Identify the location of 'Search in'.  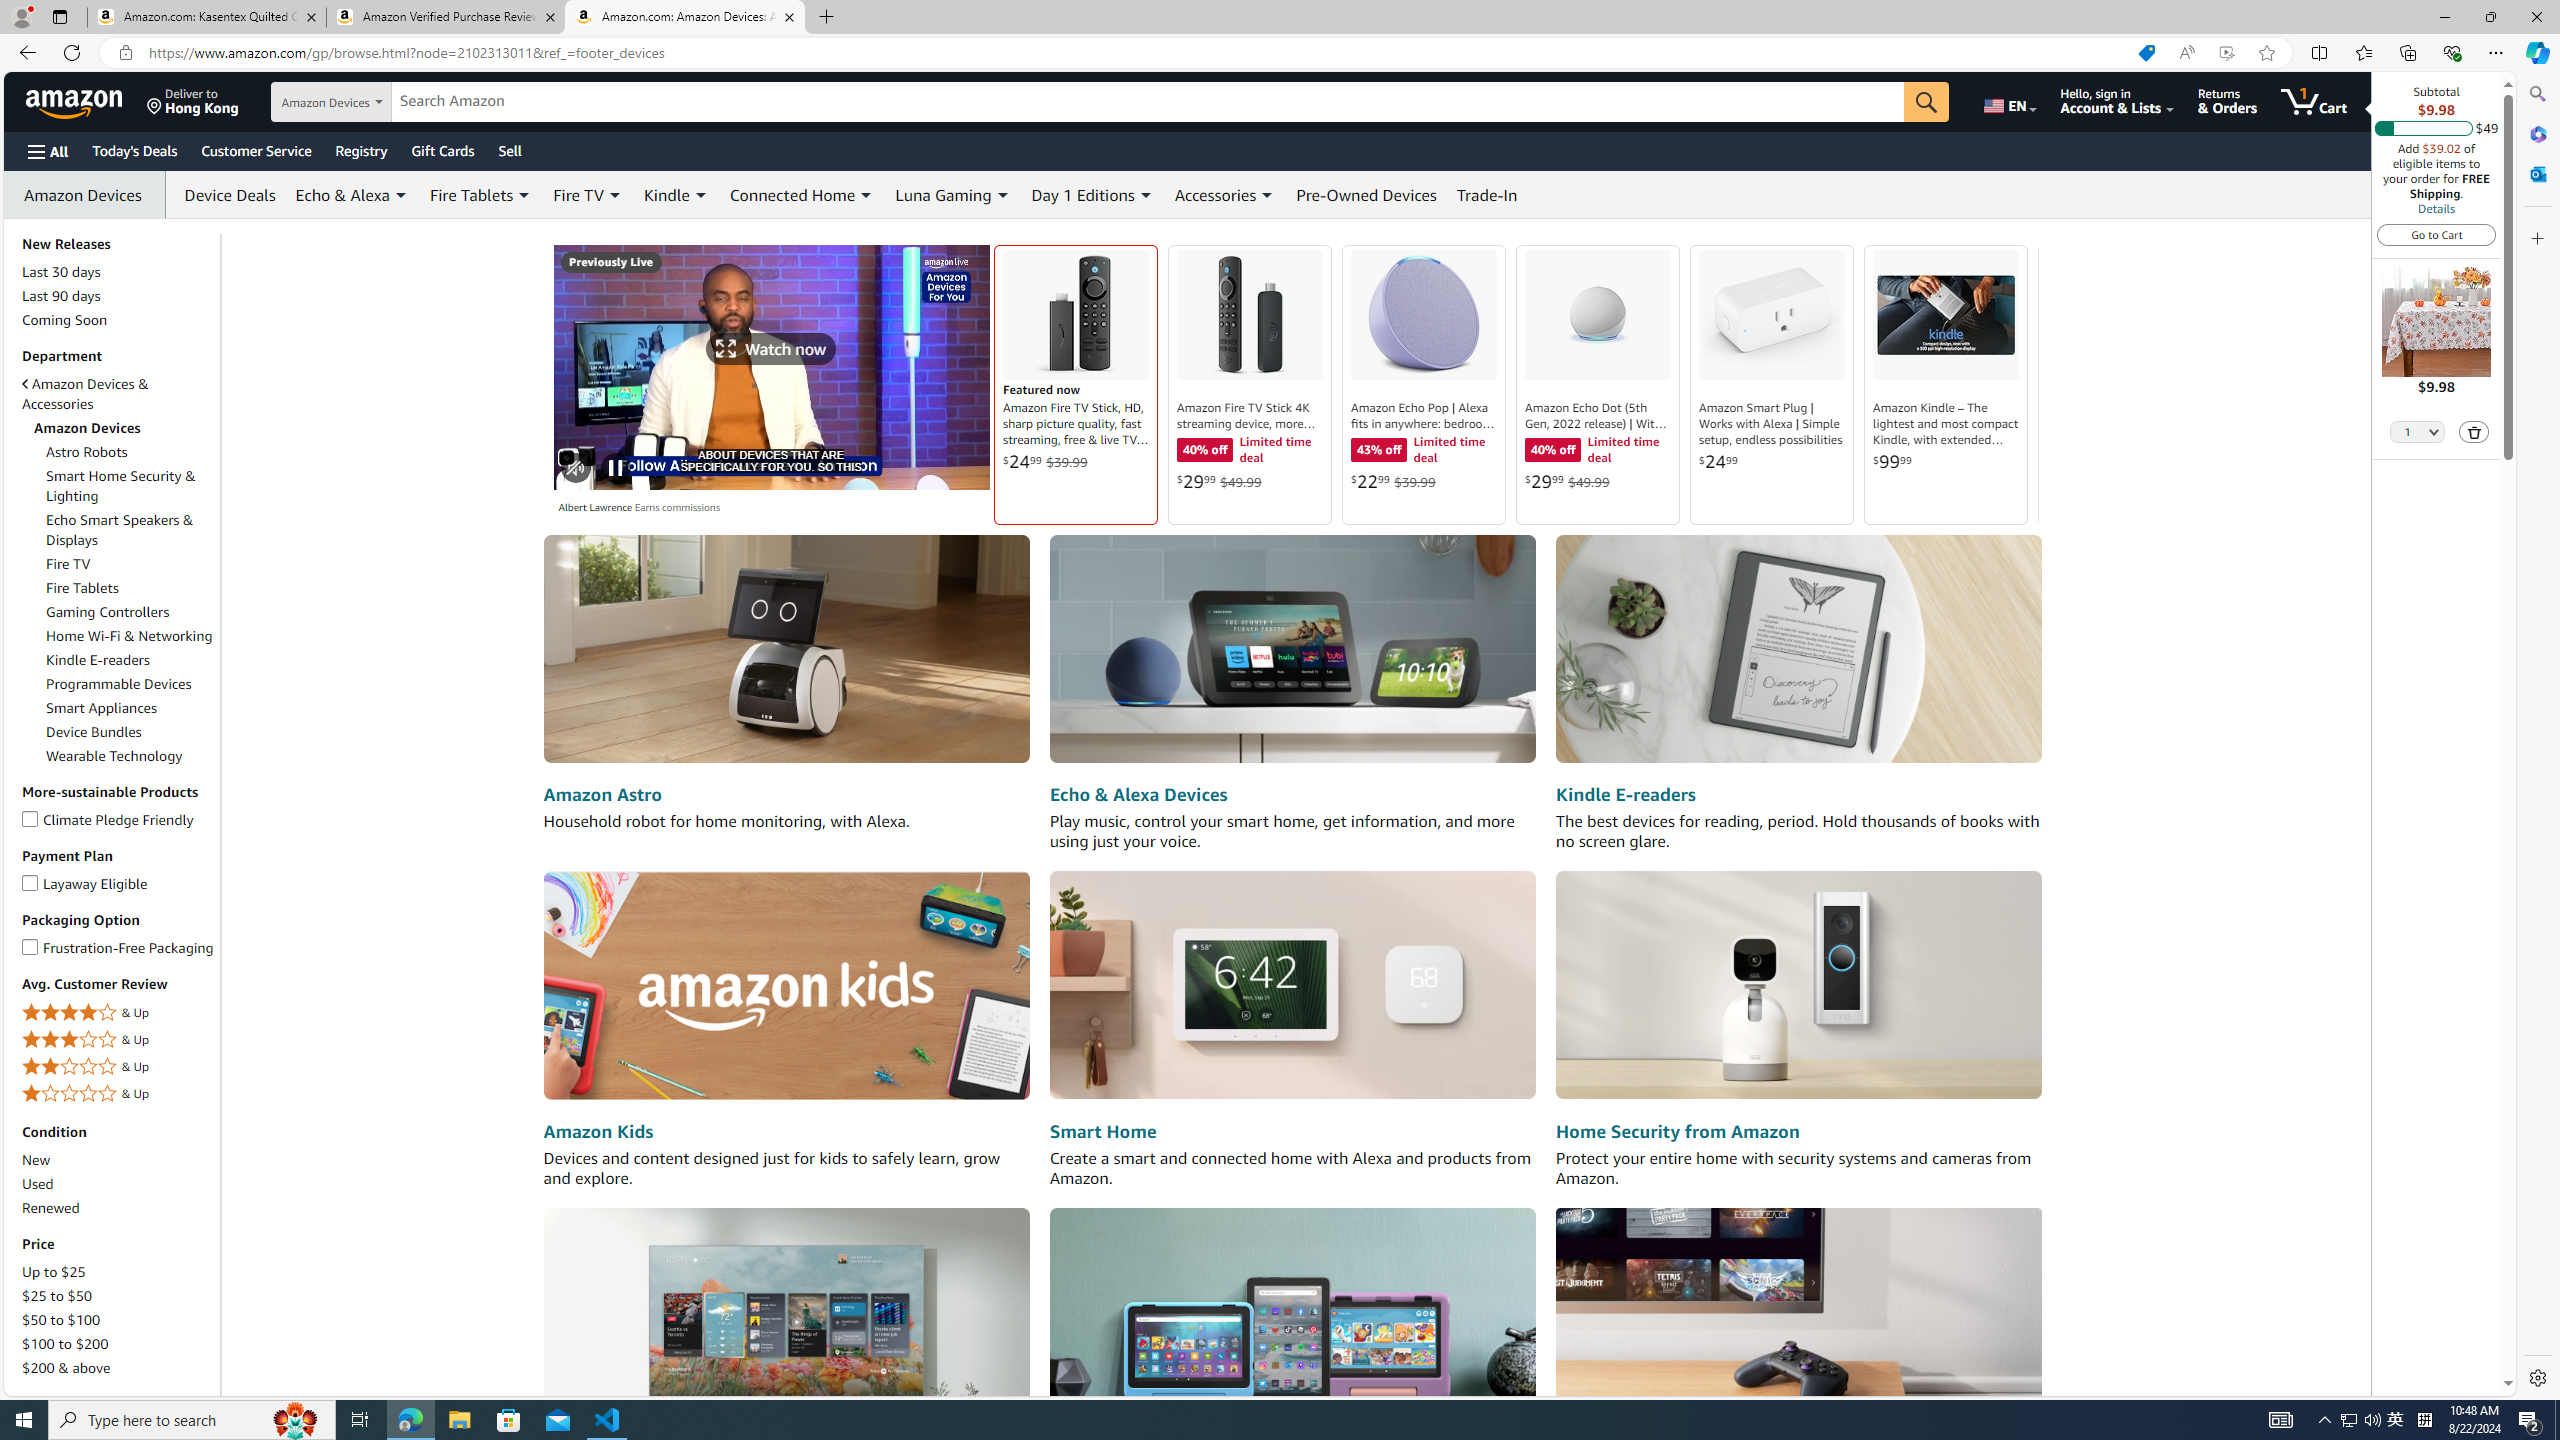
(370, 102).